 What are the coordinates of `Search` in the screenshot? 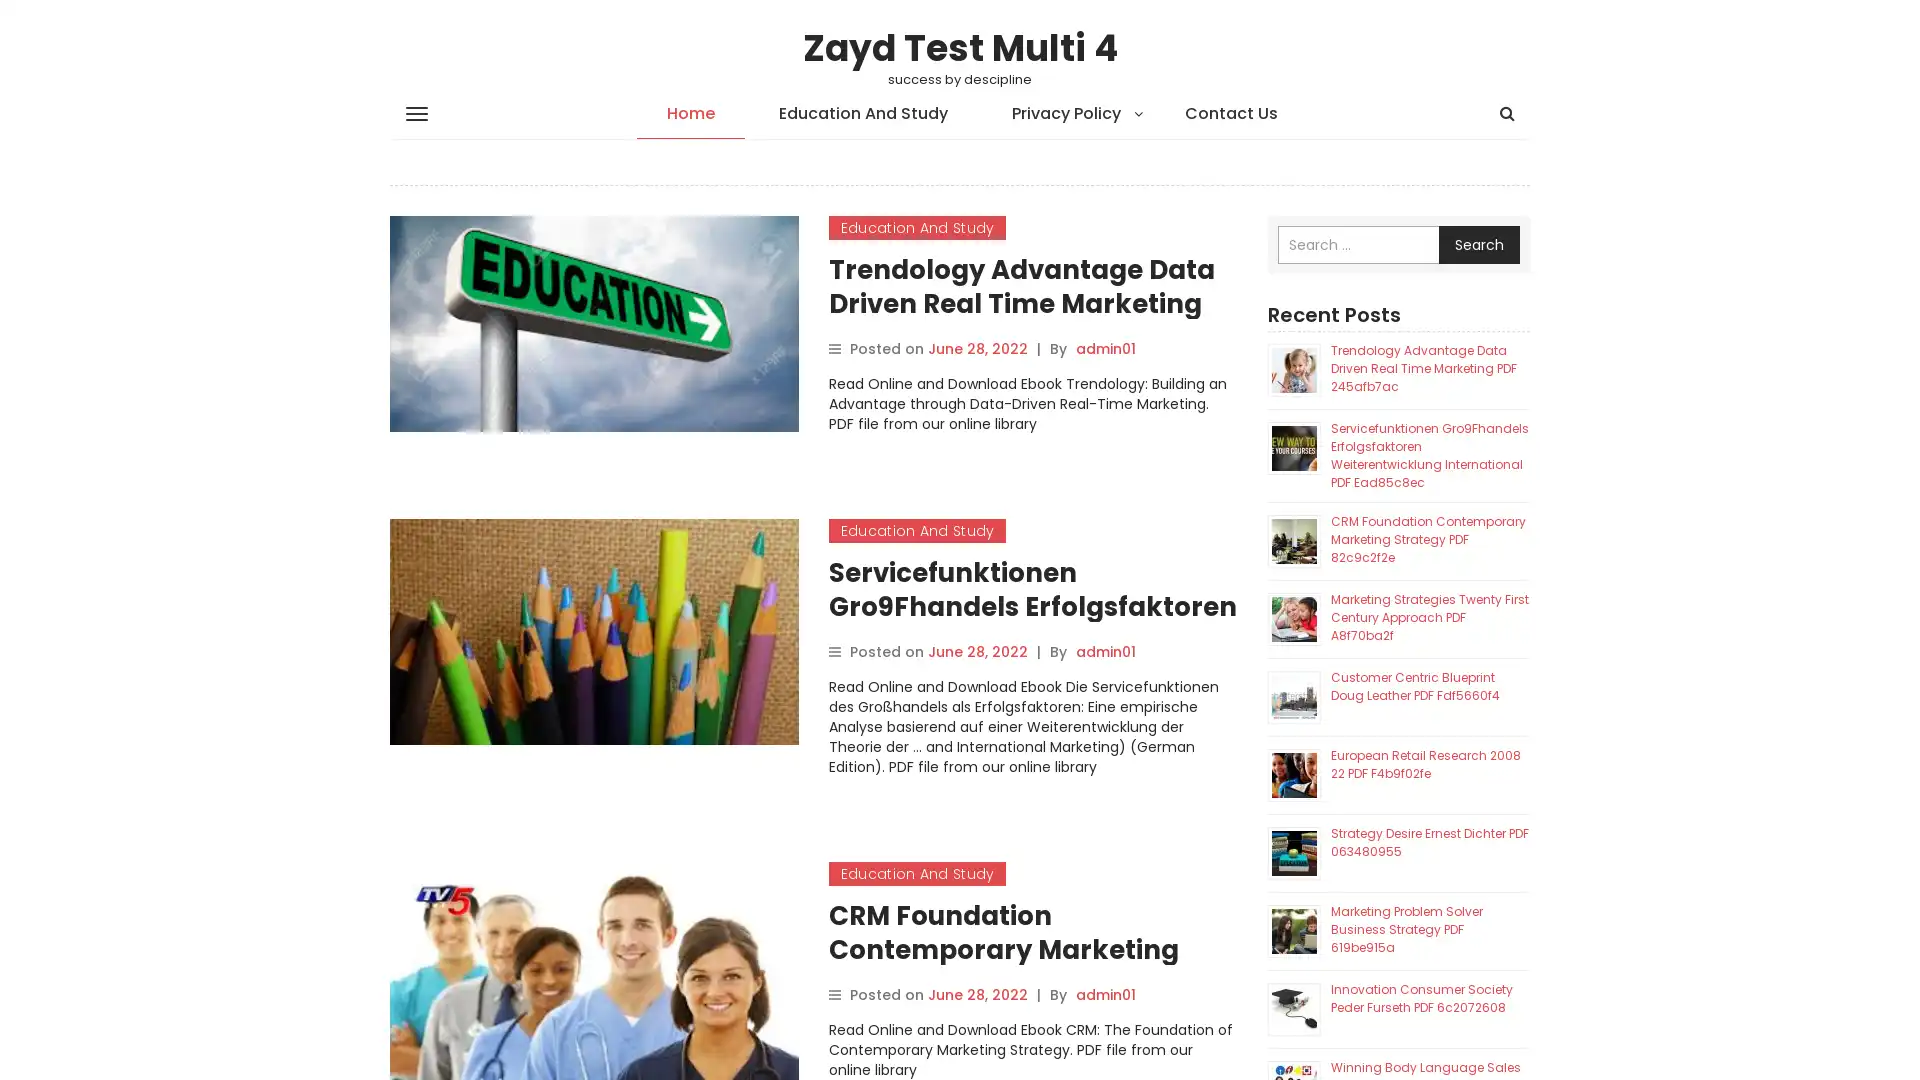 It's located at (1479, 244).